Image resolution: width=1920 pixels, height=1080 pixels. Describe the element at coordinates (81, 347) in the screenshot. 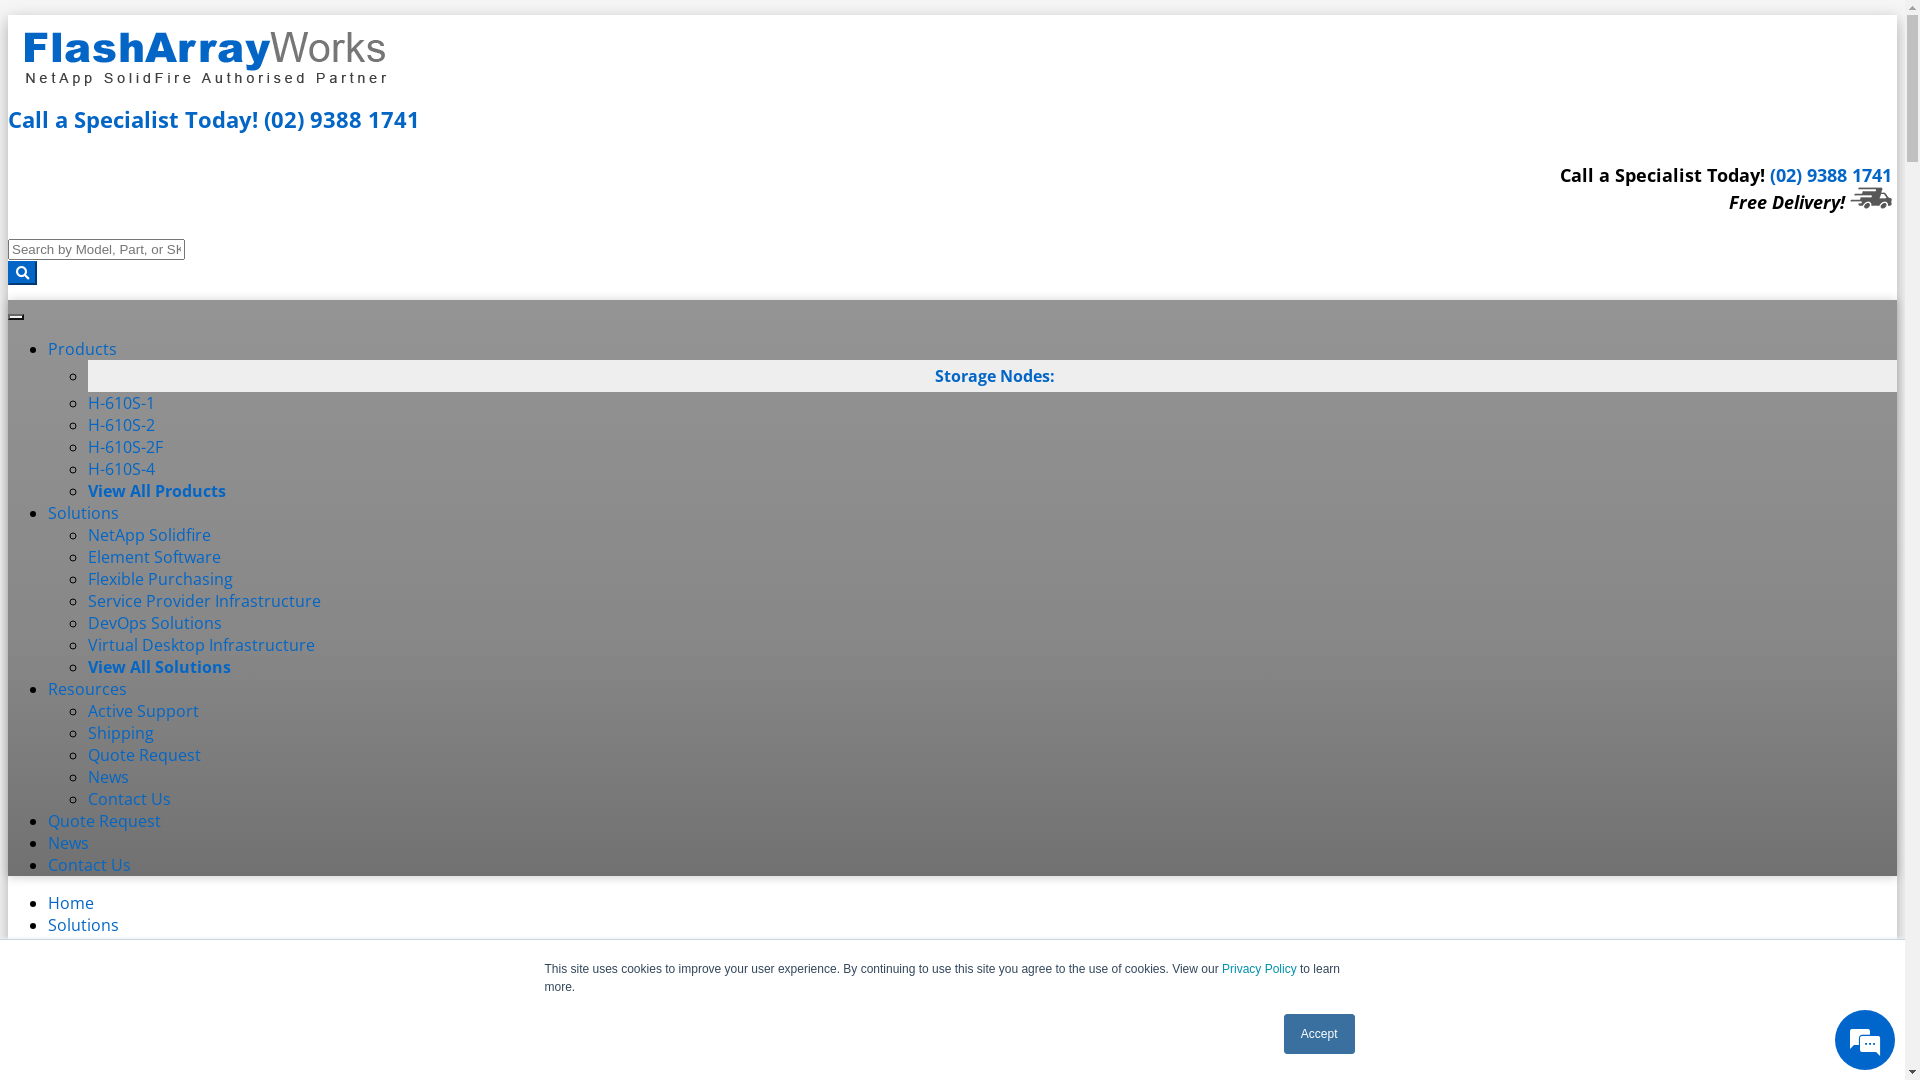

I see `'Products'` at that location.